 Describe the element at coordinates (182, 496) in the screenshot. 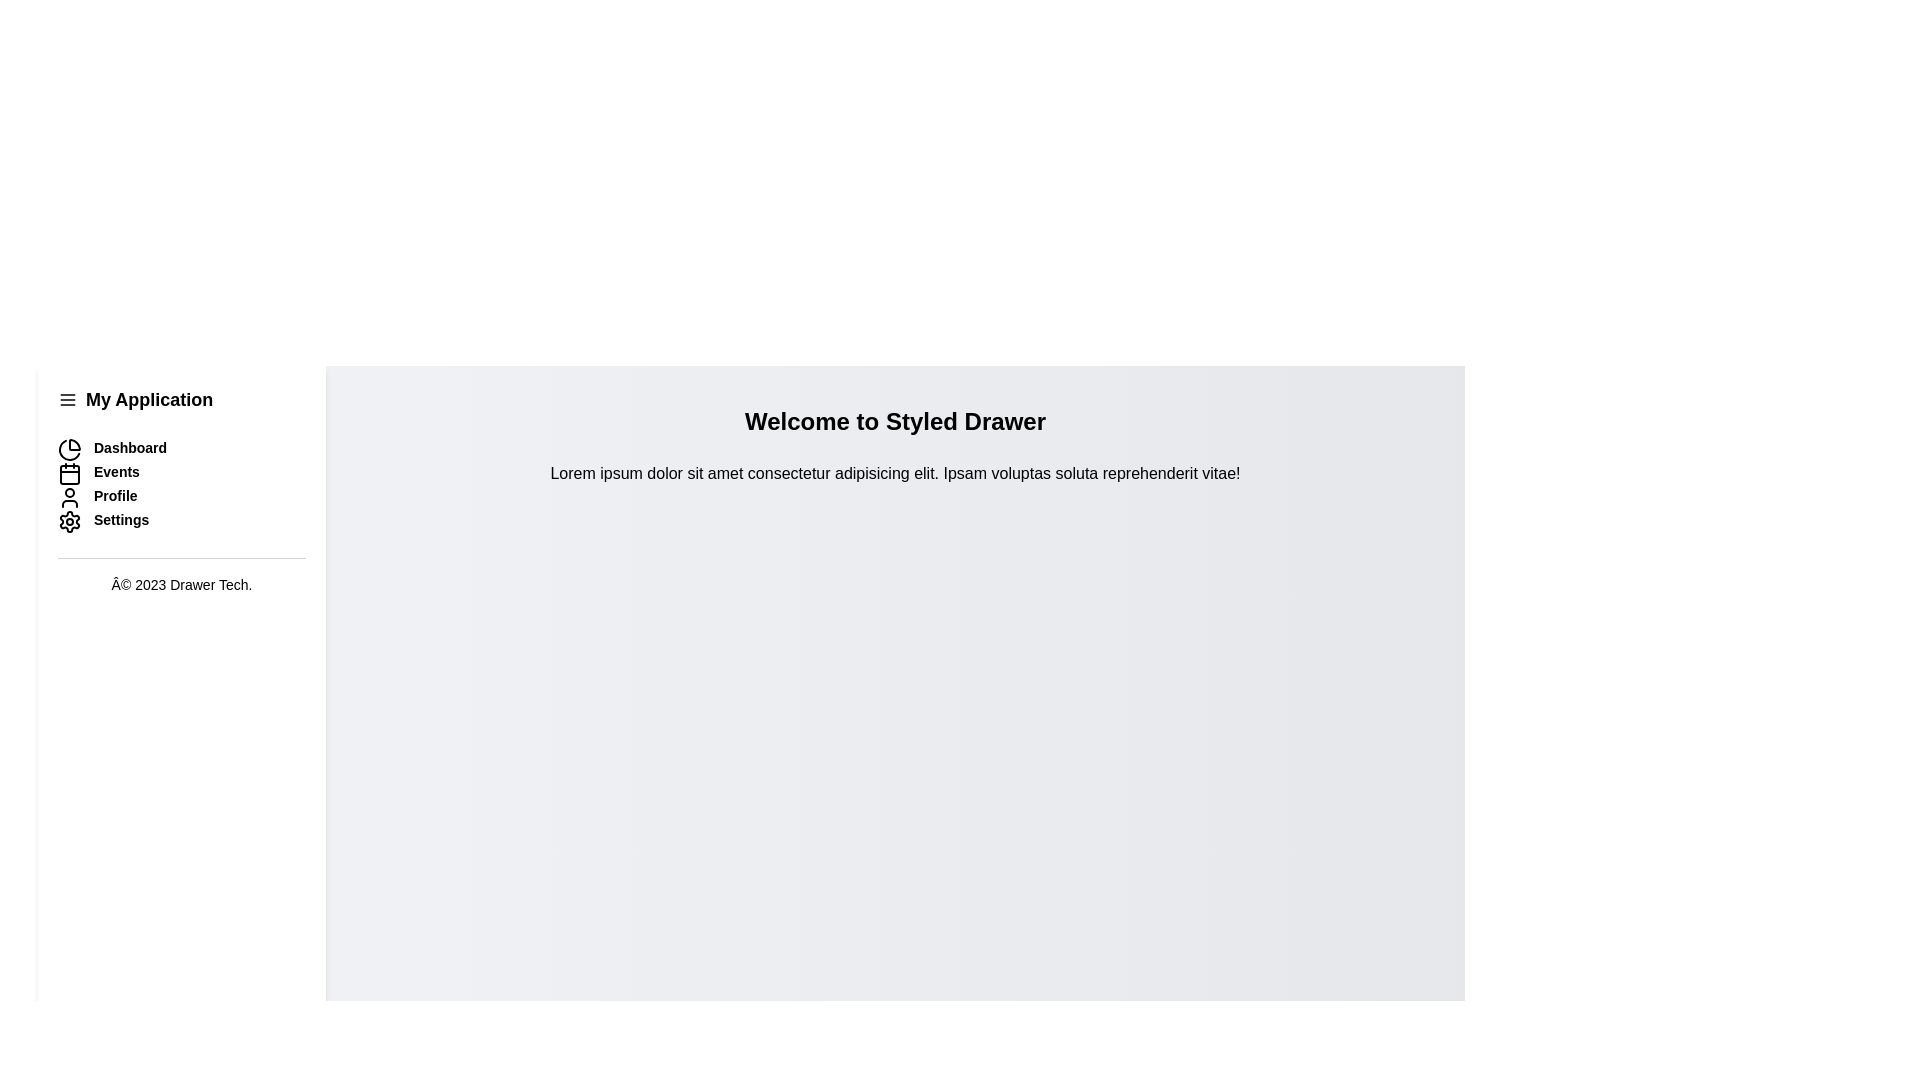

I see `the Profile navigation menu item` at that location.